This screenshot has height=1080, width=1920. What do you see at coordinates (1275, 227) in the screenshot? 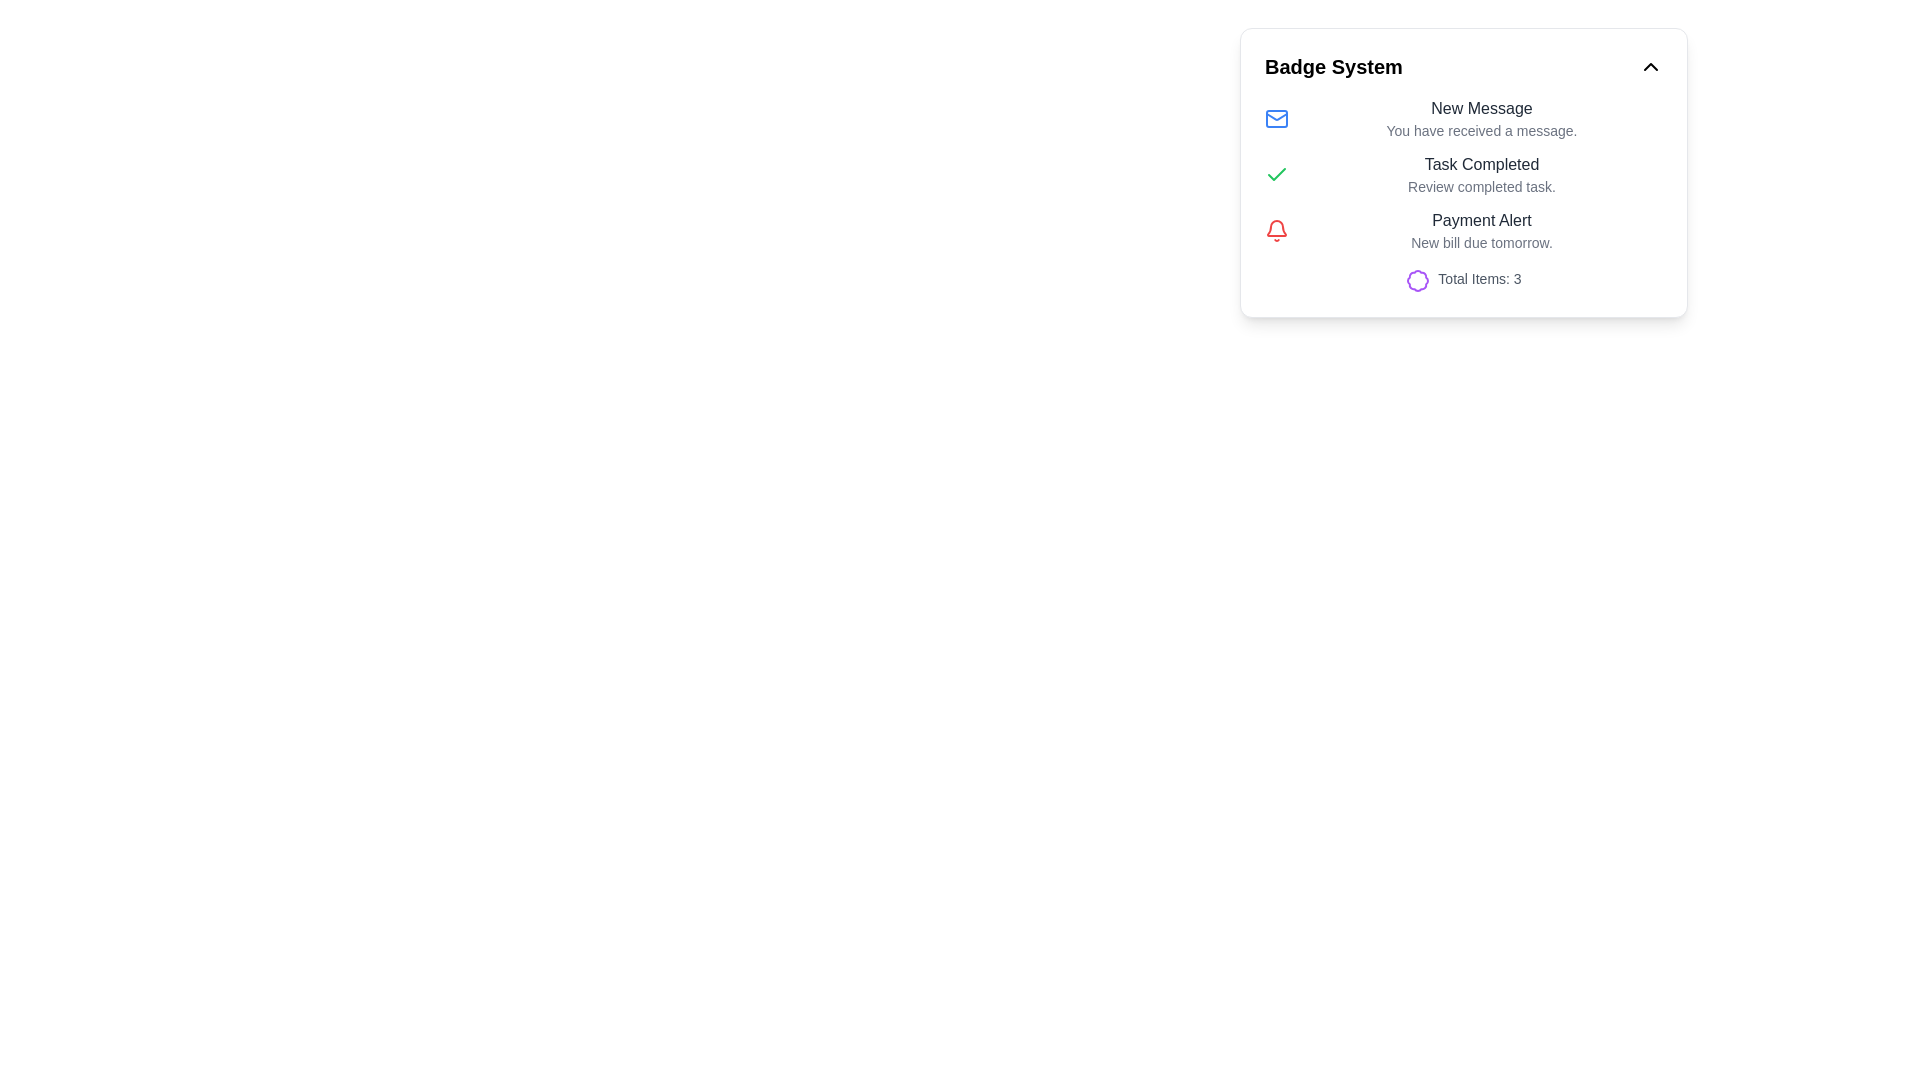
I see `the bell icon in the 'Badge System' section, which symbolizes an alert or notification, positioned as the third item in a vertical list of icons` at bounding box center [1275, 227].